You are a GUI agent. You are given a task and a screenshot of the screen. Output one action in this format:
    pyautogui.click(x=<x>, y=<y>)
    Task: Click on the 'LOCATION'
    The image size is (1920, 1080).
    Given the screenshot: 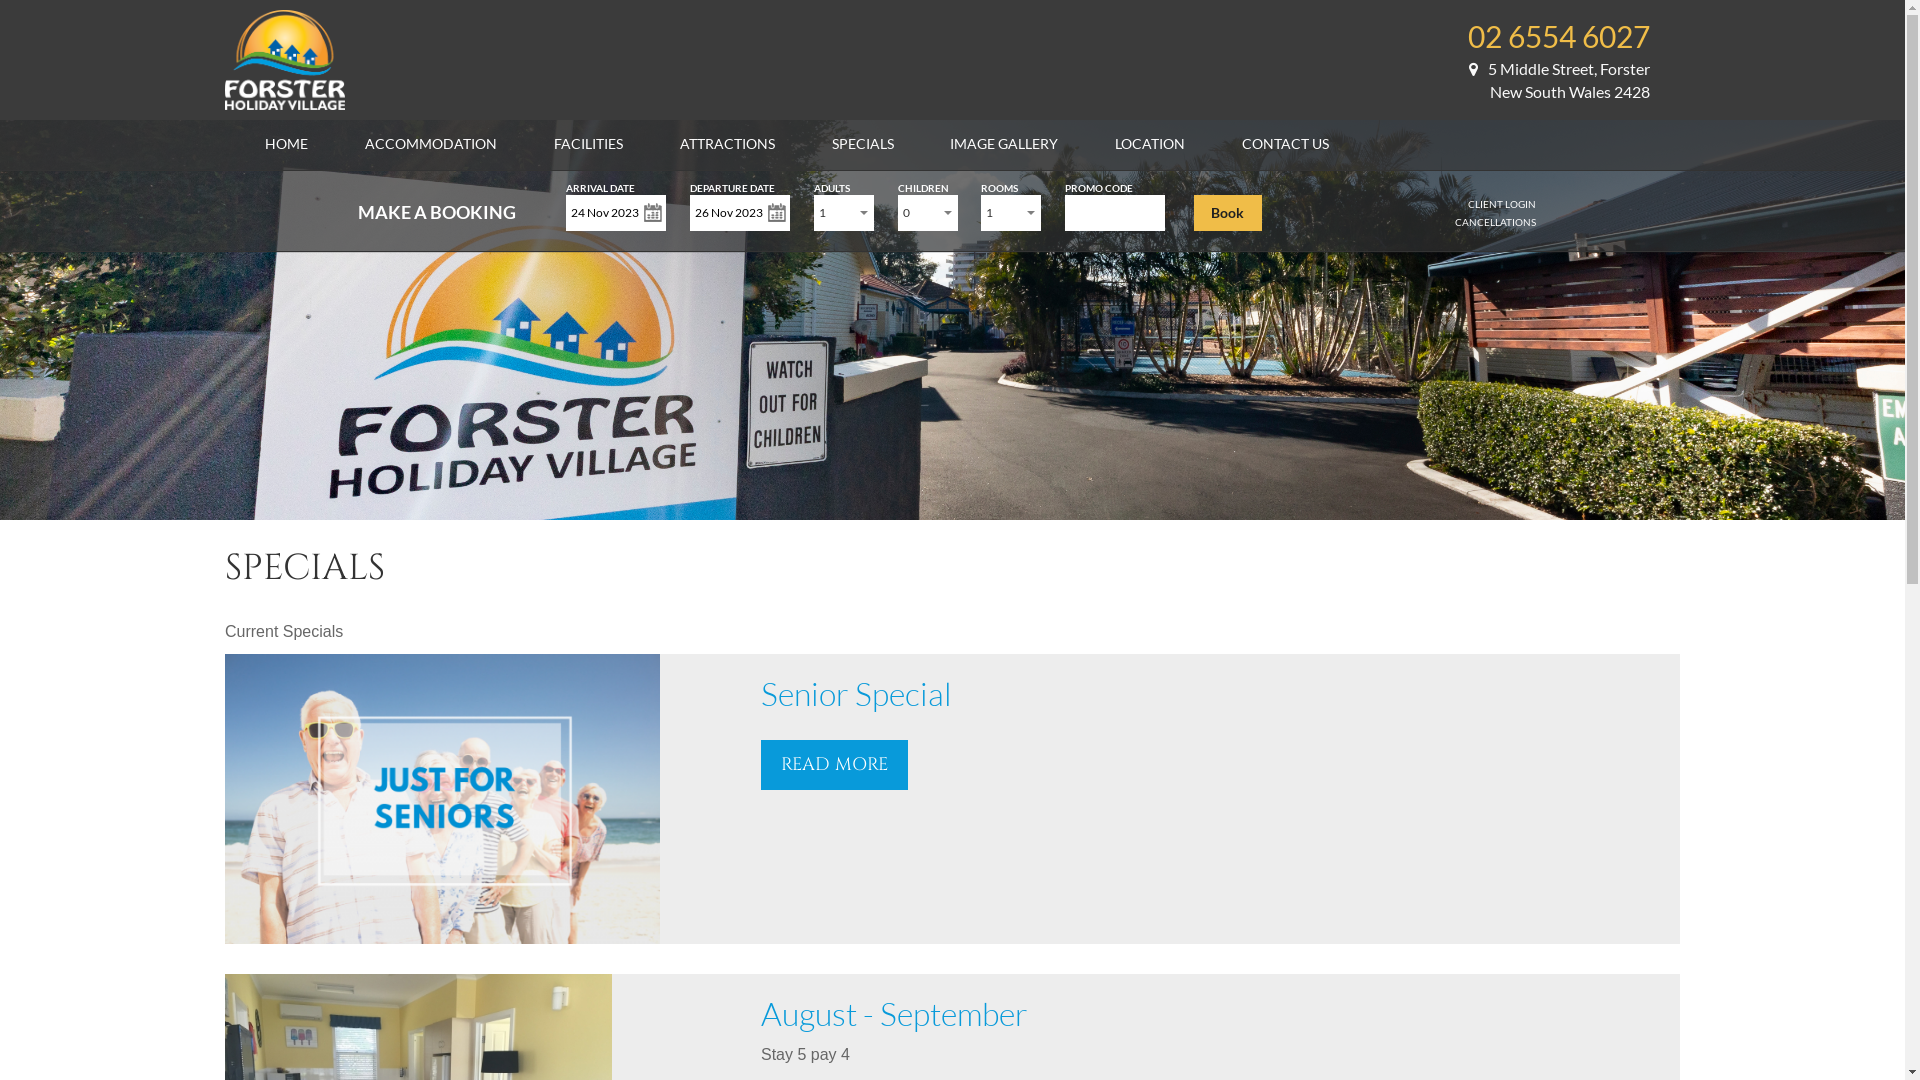 What is the action you would take?
    pyautogui.click(x=1150, y=142)
    